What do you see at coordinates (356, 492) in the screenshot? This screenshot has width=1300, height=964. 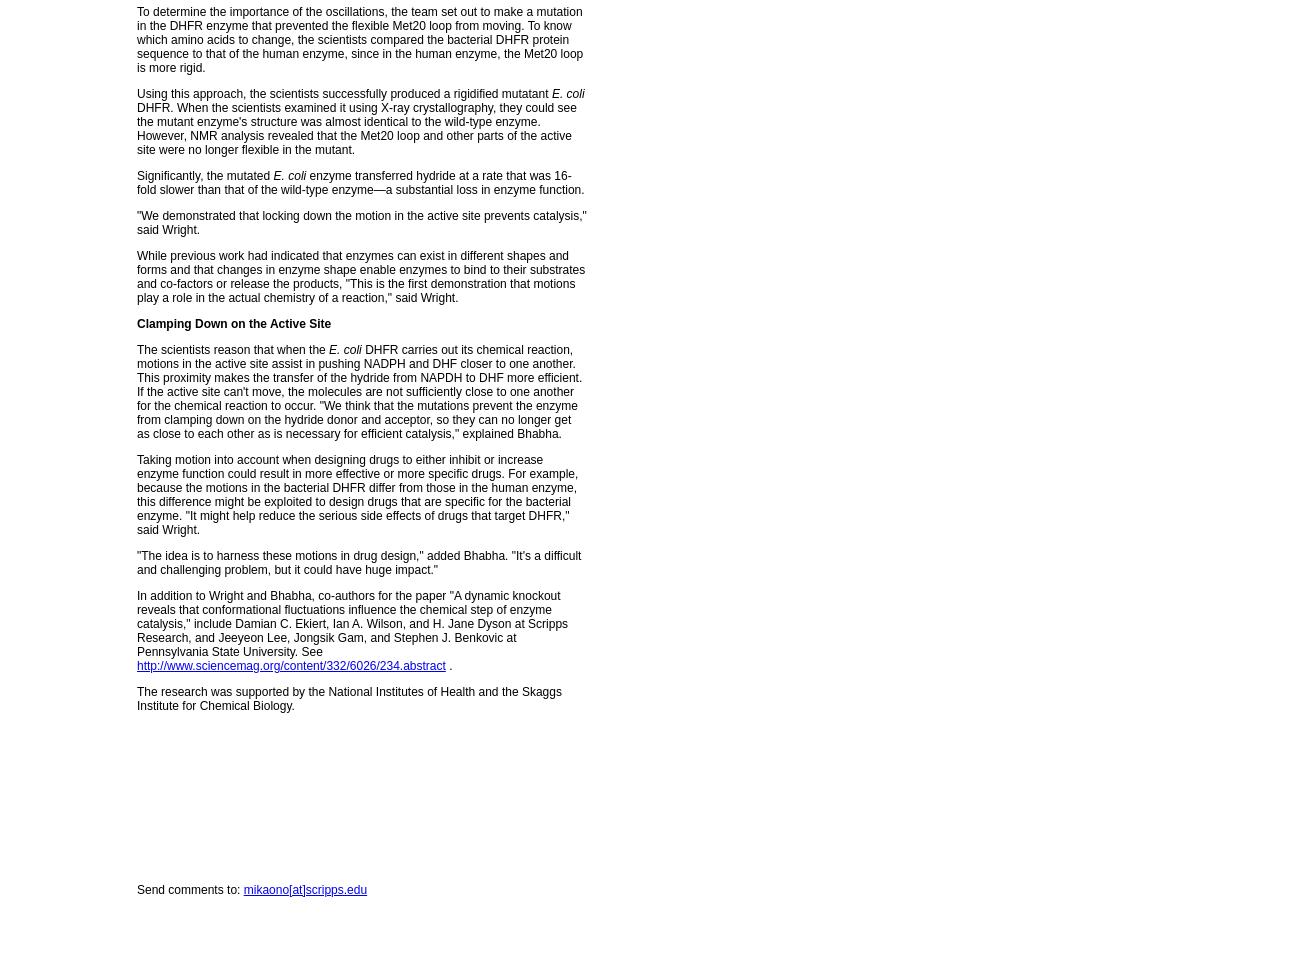 I see `'Taking motion into account when designing drugs to either inhibit or increase enzyme function could result in more effective or more specific drugs. For example, because the motions in the bacterial DHFR differ from those in the human enzyme, this difference might be exploited to design drugs that are specific for the bacterial enzyme. "It might help reduce the serious side effects of drugs that target DHFR," said Wright.'` at bounding box center [356, 492].